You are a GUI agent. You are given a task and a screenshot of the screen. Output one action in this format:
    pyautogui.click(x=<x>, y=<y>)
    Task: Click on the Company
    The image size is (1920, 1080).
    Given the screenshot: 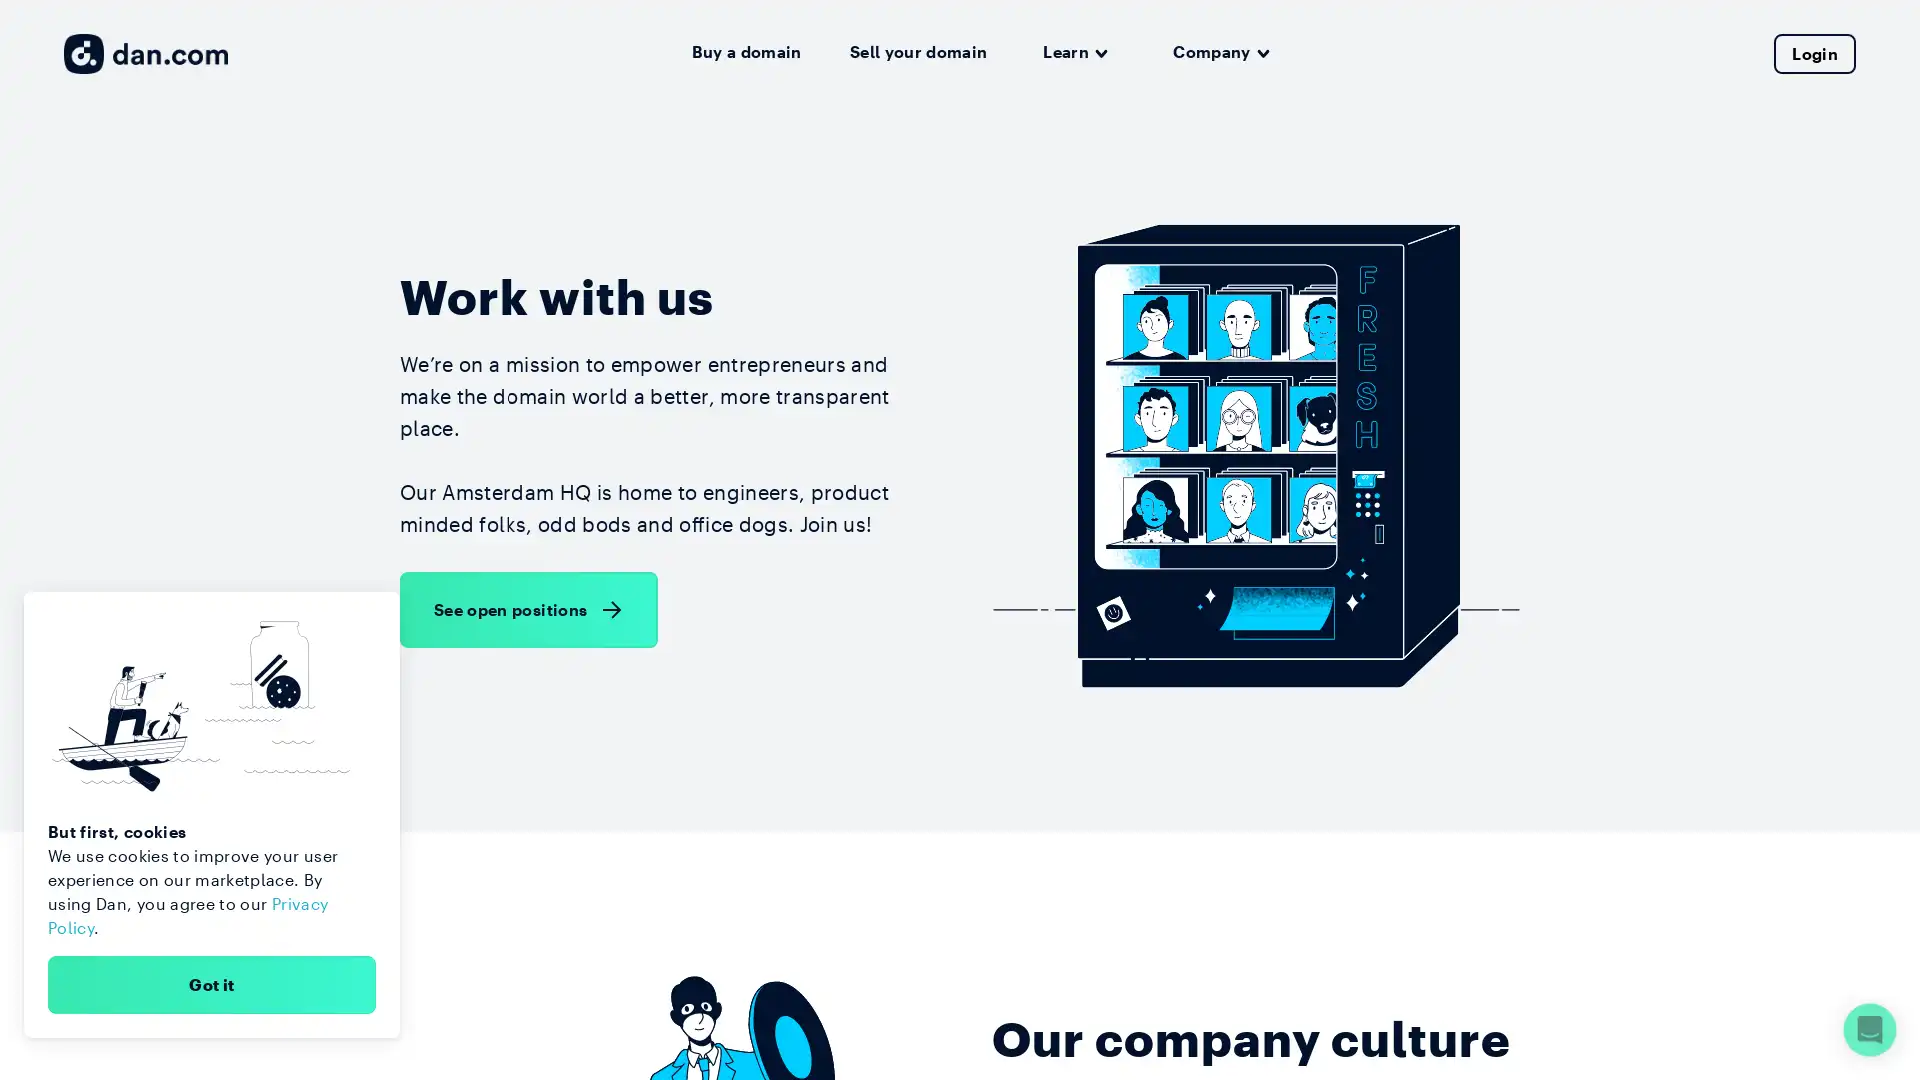 What is the action you would take?
    pyautogui.click(x=1220, y=52)
    